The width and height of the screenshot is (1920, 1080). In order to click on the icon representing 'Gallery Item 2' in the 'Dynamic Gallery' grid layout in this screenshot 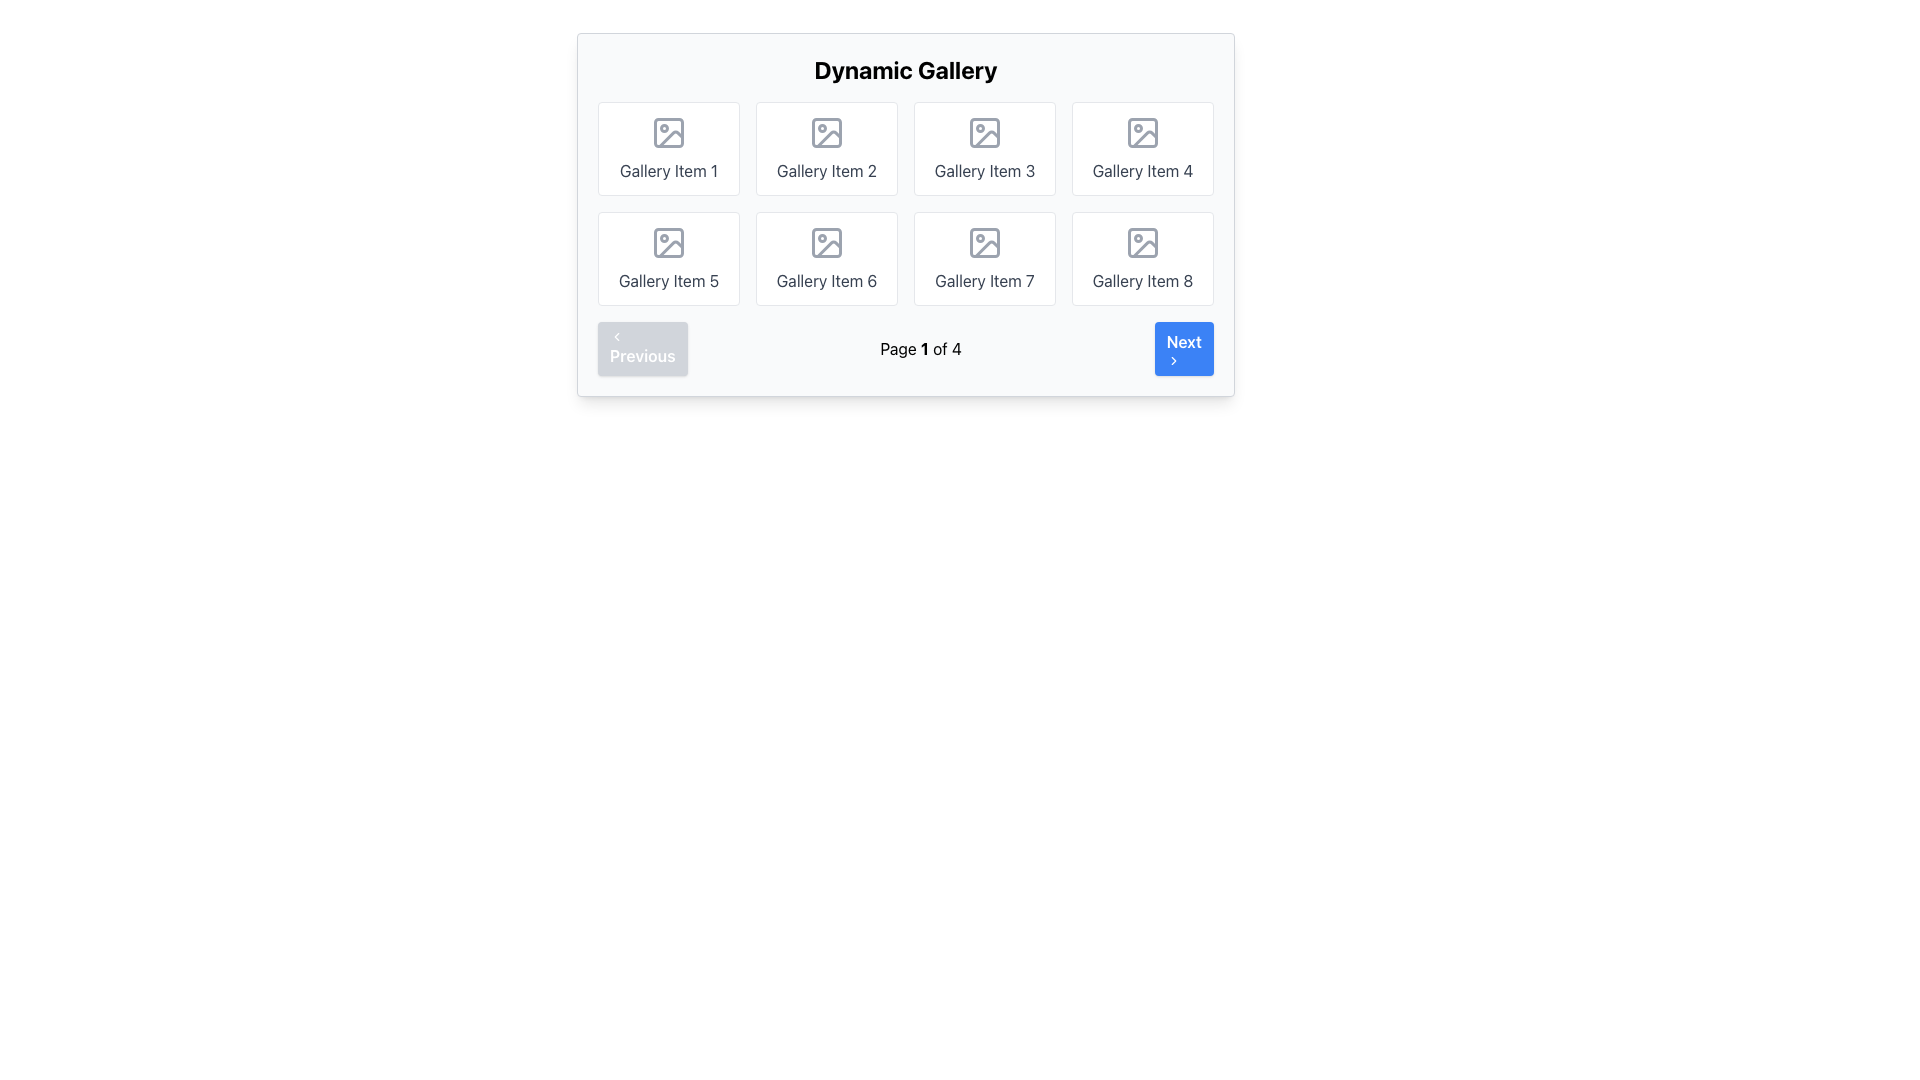, I will do `click(826, 132)`.